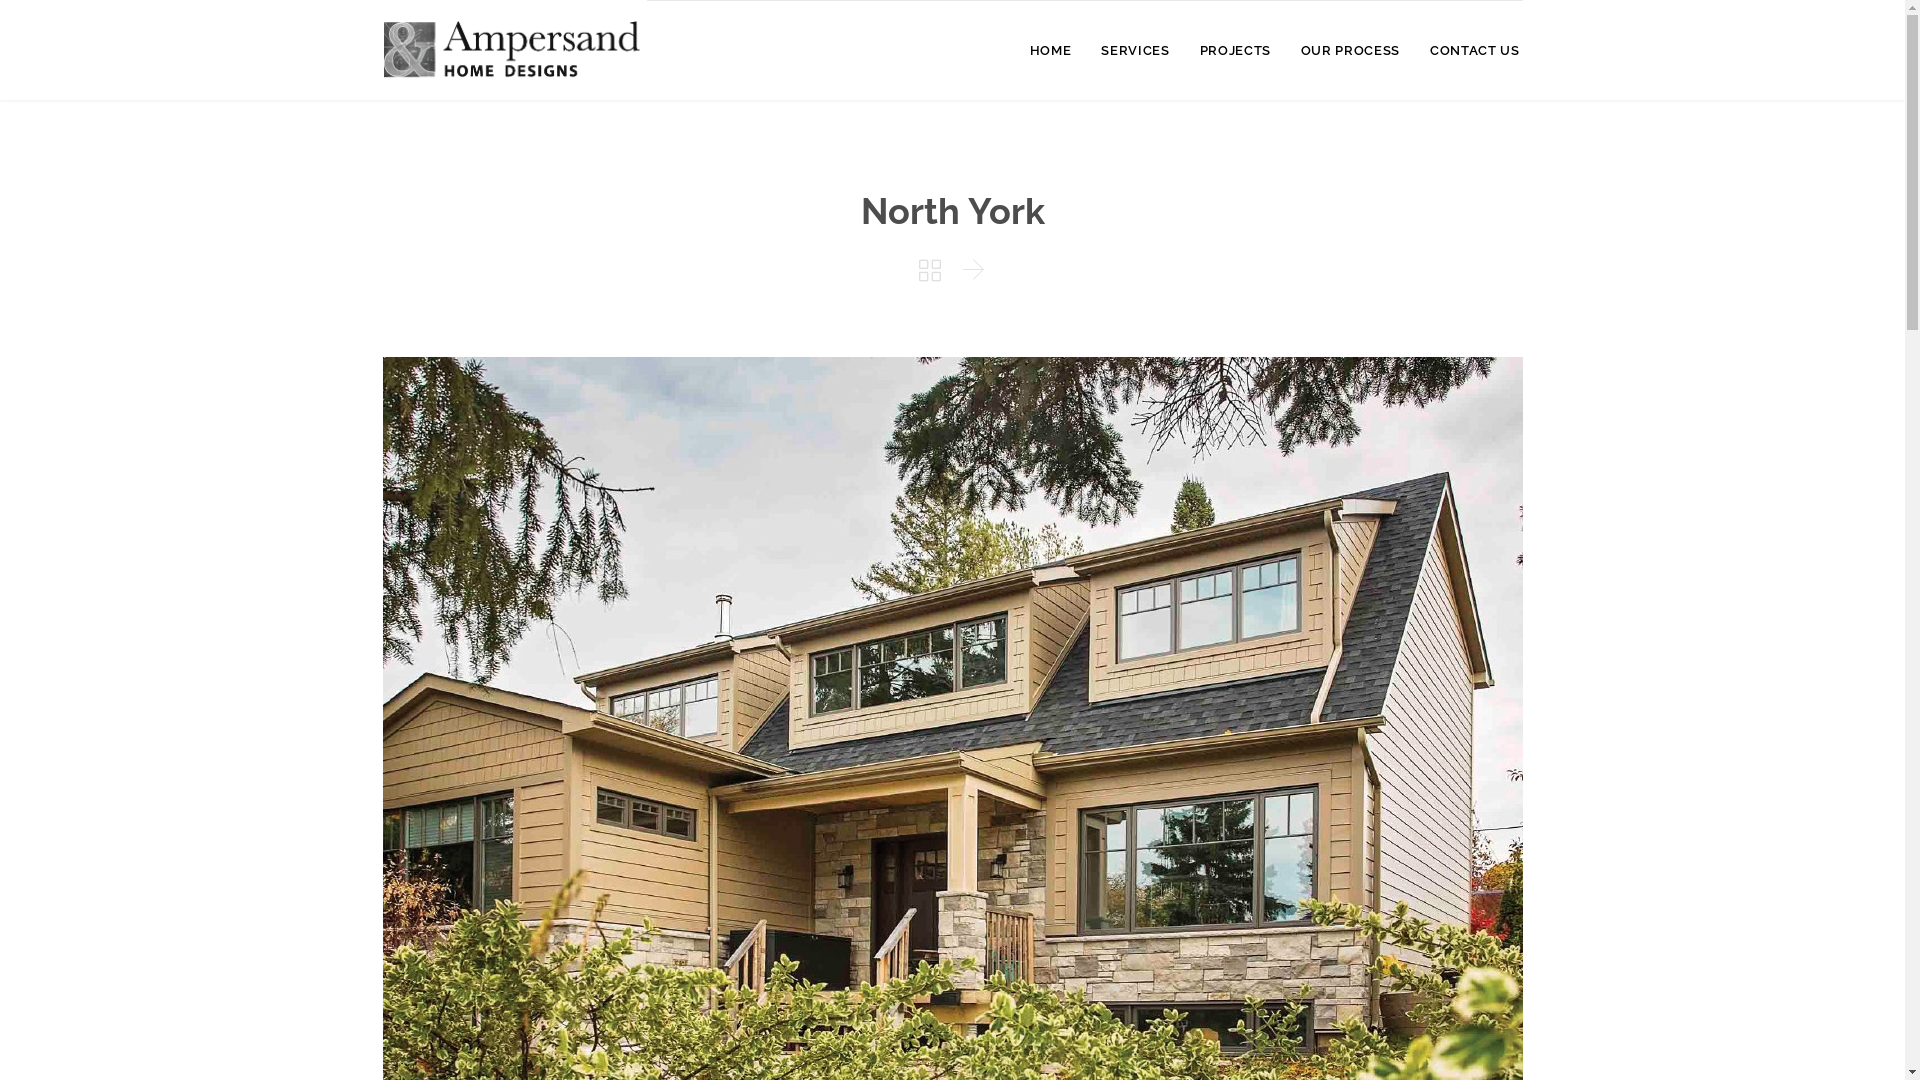  Describe the element at coordinates (1030, 51) in the screenshot. I see `'HOME'` at that location.